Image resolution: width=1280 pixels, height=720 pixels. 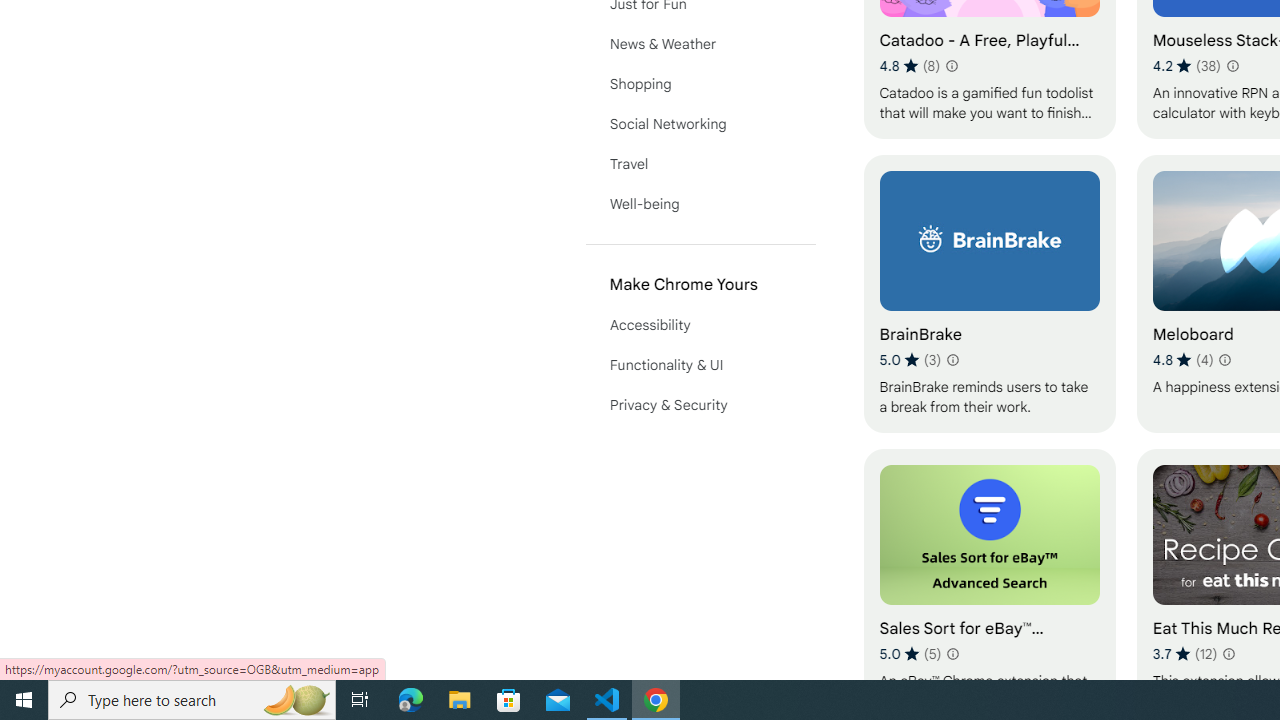 What do you see at coordinates (1185, 653) in the screenshot?
I see `'Average rating 3.7 out of 5 stars. 12 ratings.'` at bounding box center [1185, 653].